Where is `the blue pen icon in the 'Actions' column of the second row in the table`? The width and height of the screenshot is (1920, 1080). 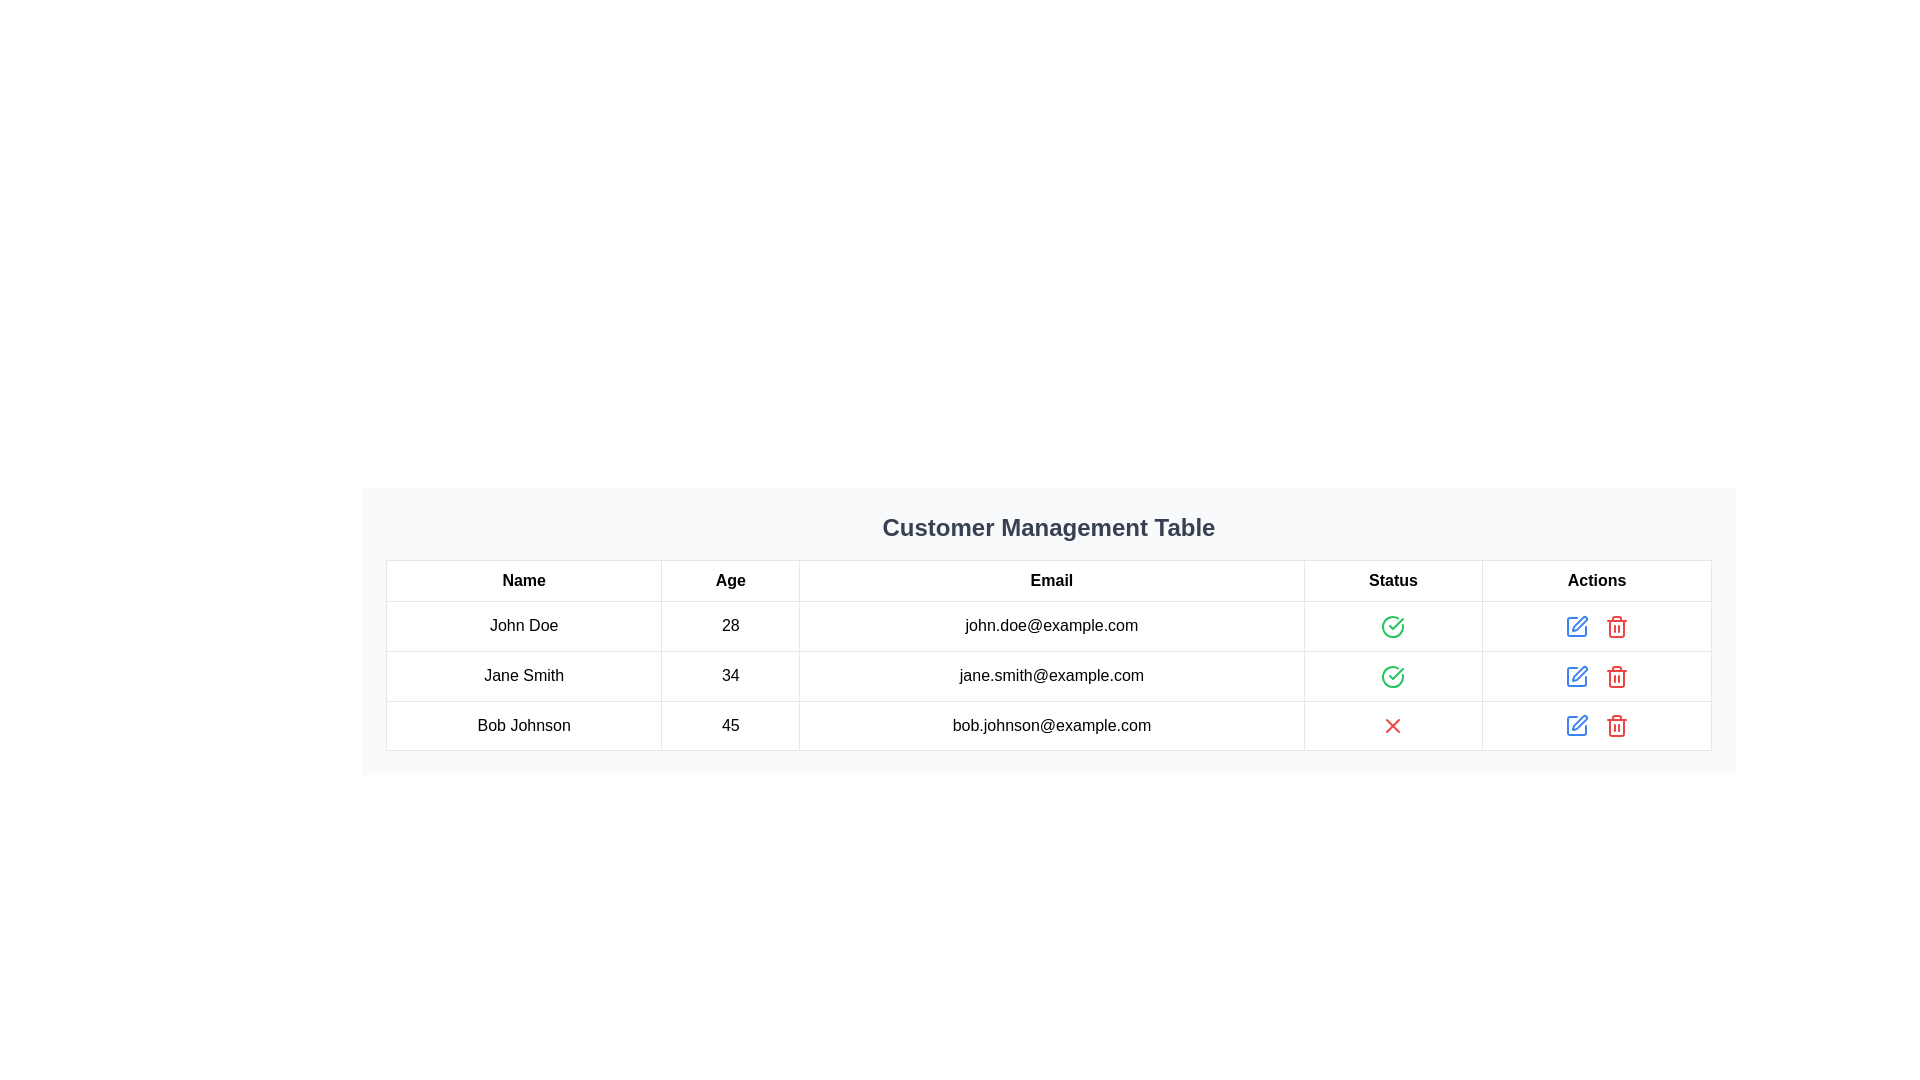 the blue pen icon in the 'Actions' column of the second row in the table is located at coordinates (1576, 625).